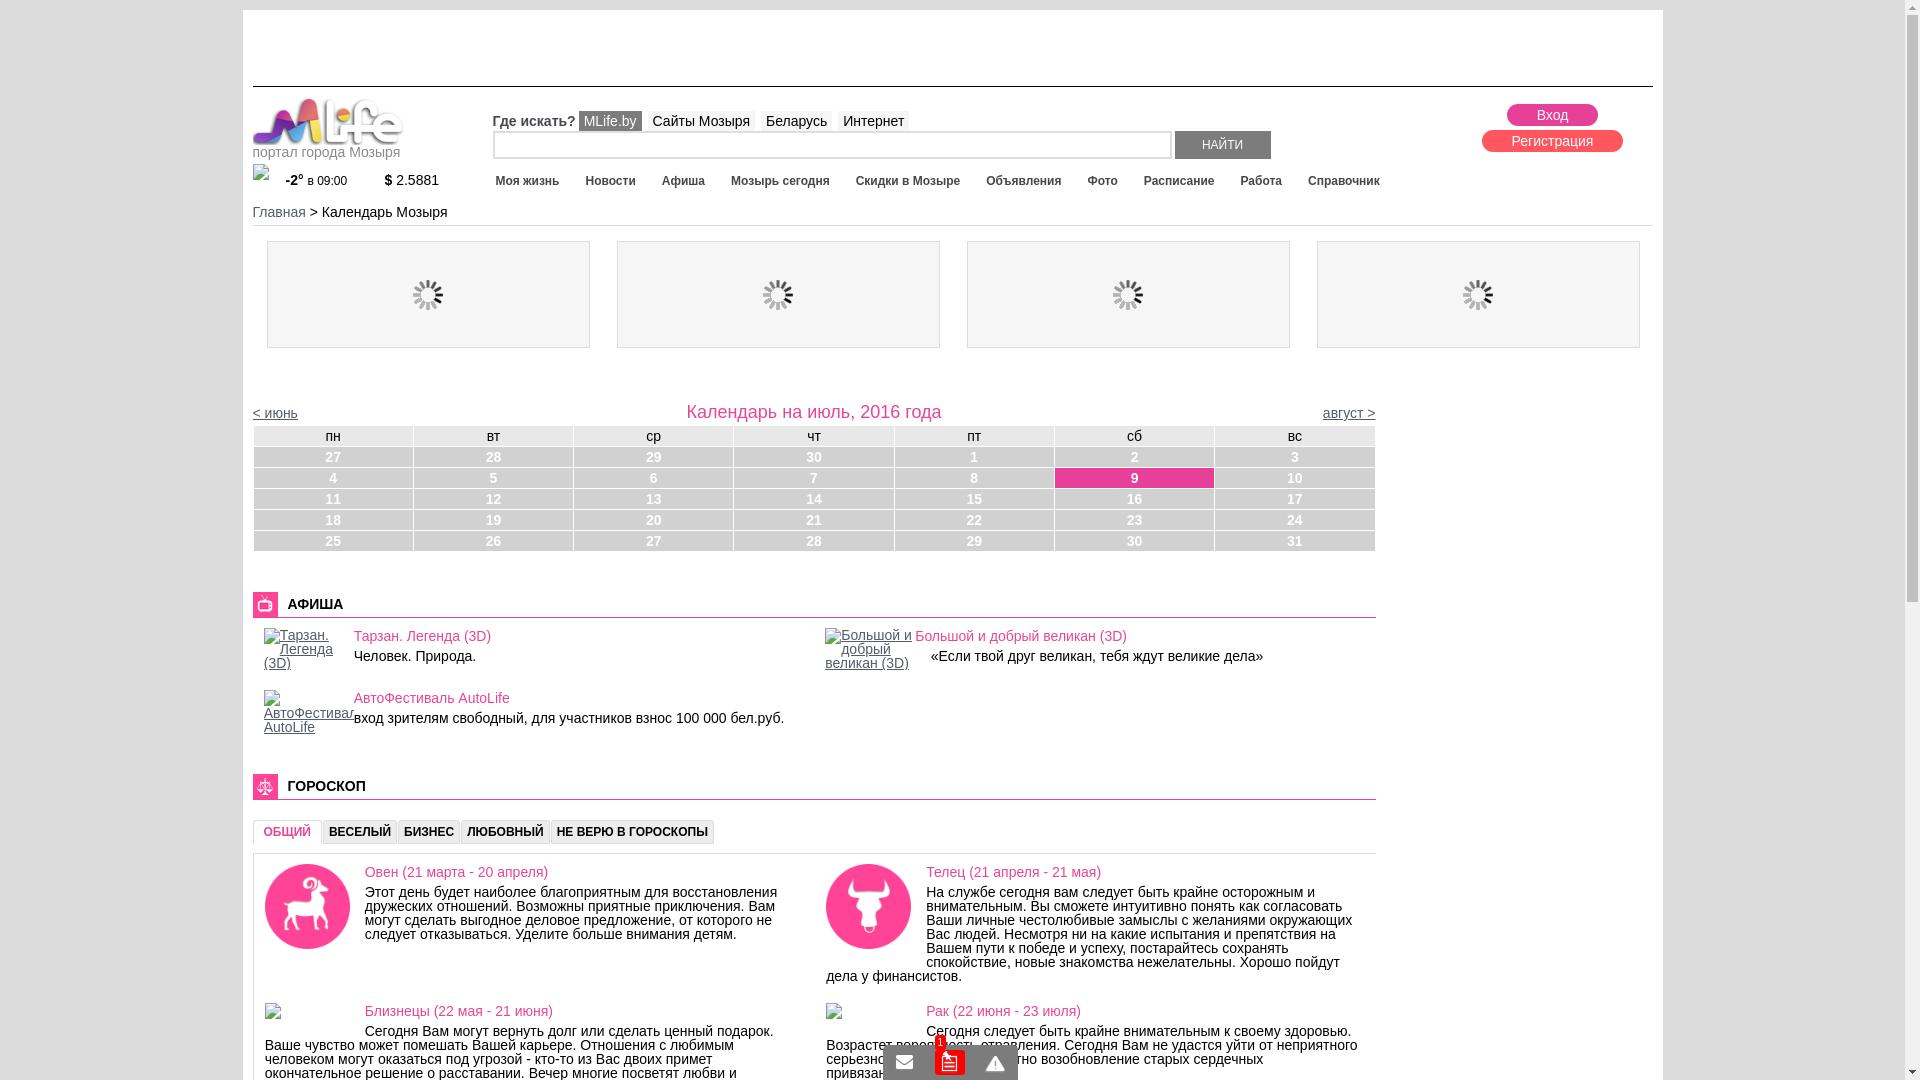  What do you see at coordinates (813, 497) in the screenshot?
I see `'14'` at bounding box center [813, 497].